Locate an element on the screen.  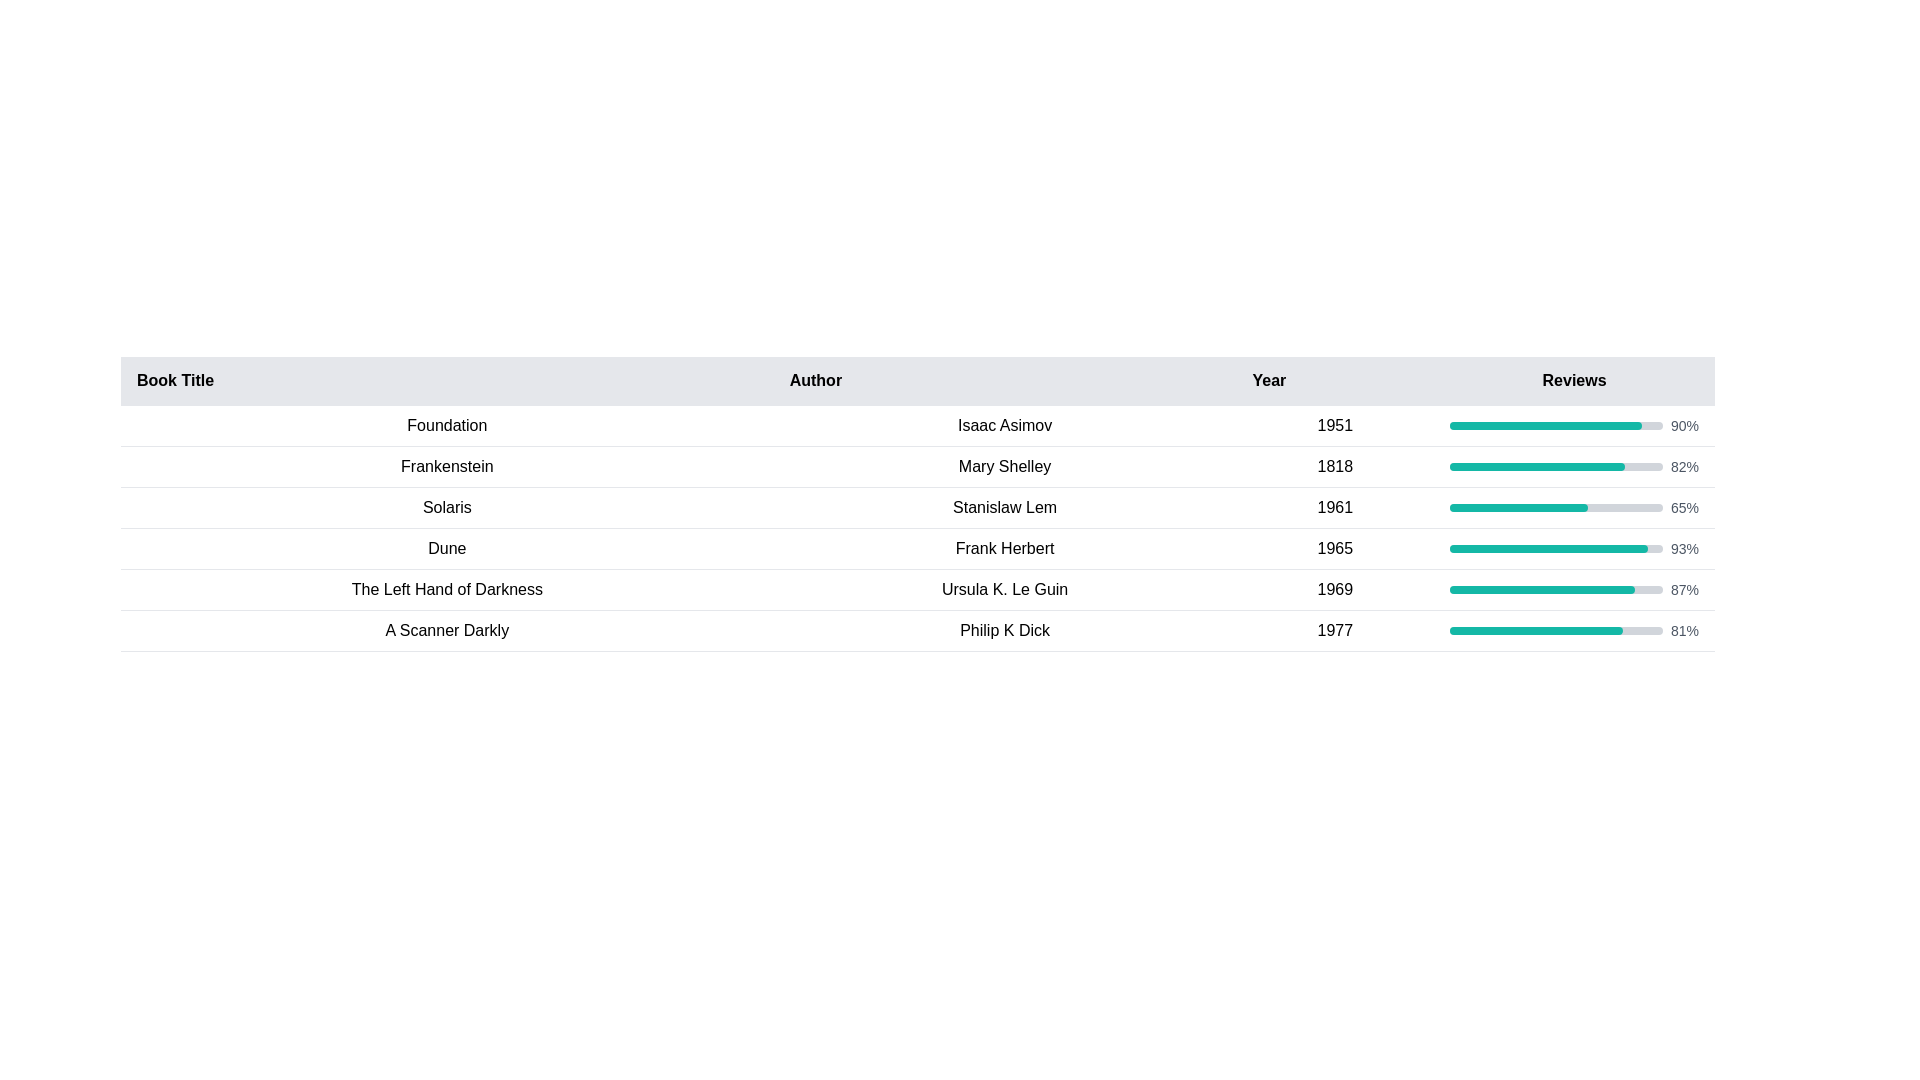
the teal progress bar within the 'Reviews' column for the book 'Frankenstein' to possibly trigger an action, if enabled by interactivity is located at coordinates (1536, 466).